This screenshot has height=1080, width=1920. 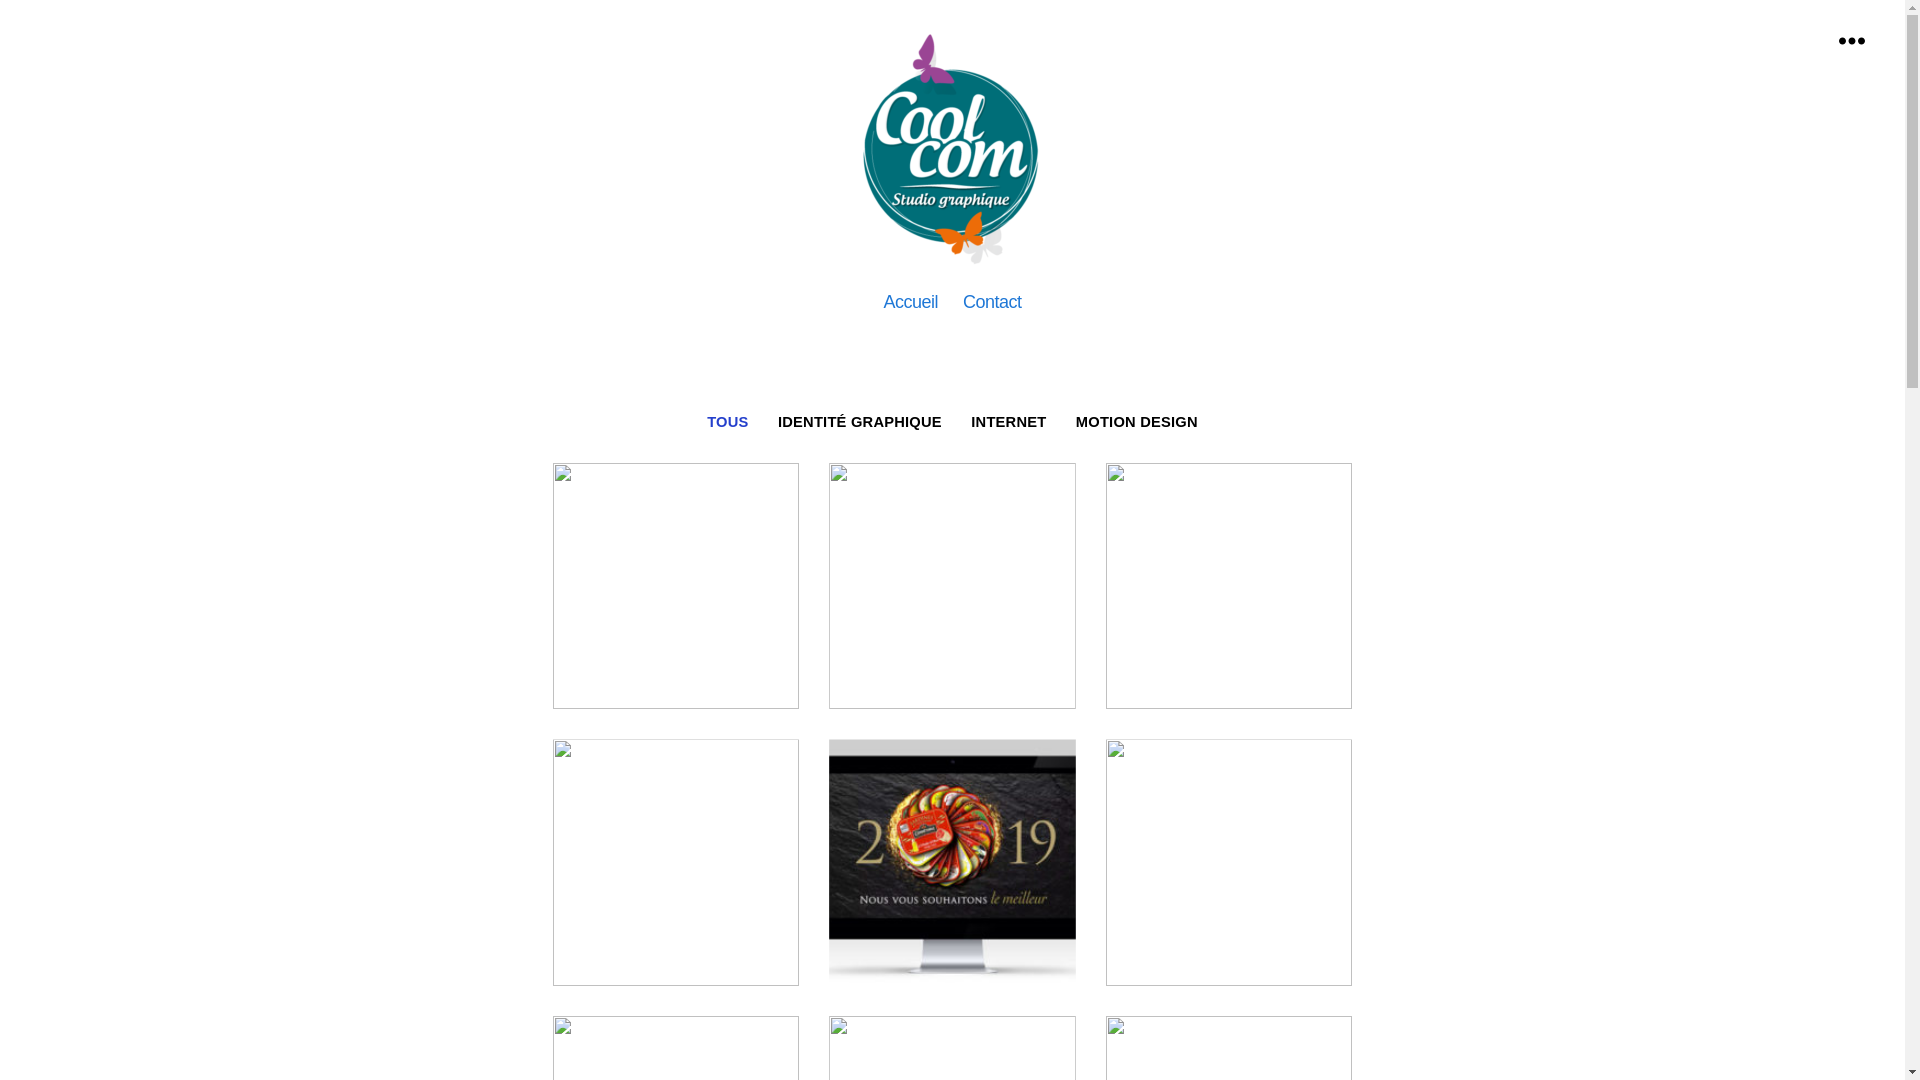 What do you see at coordinates (1851, 39) in the screenshot?
I see `'Menu'` at bounding box center [1851, 39].